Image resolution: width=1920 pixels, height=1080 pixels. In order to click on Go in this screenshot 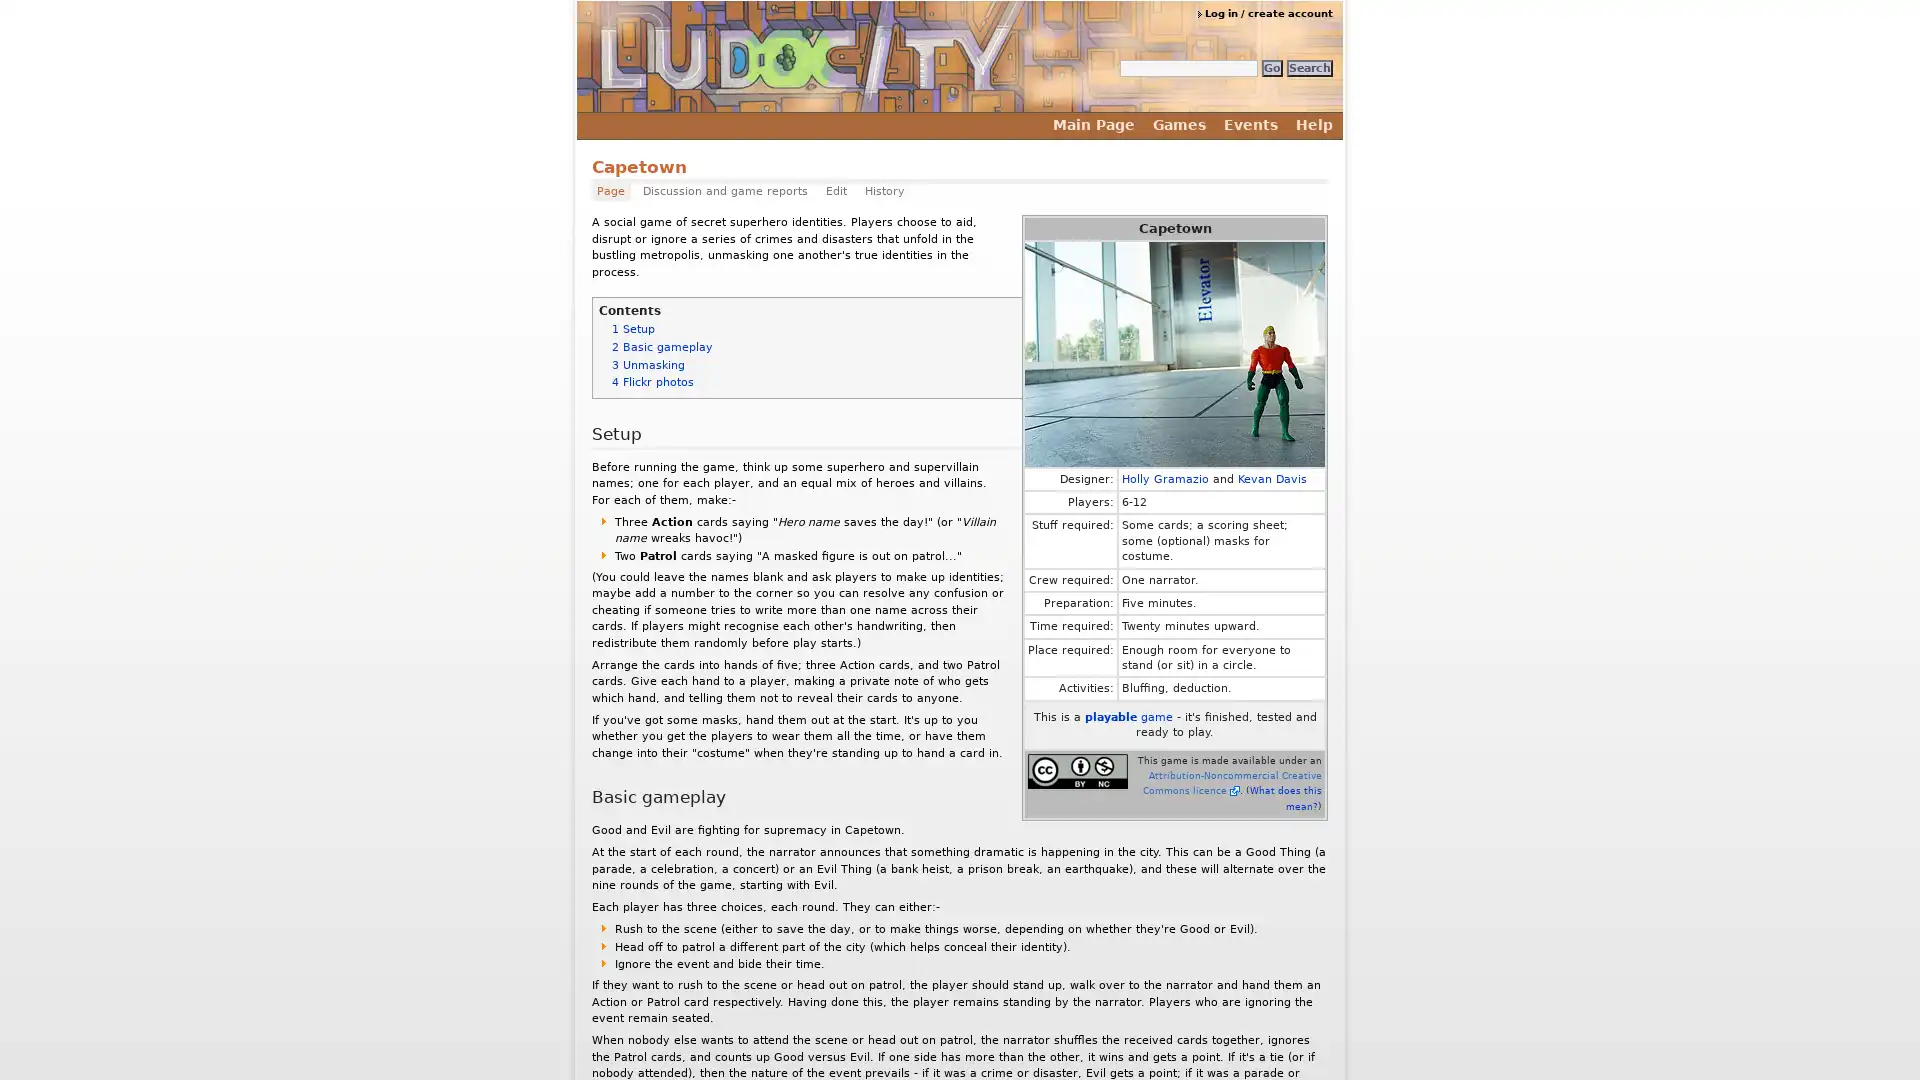, I will do `click(1271, 67)`.